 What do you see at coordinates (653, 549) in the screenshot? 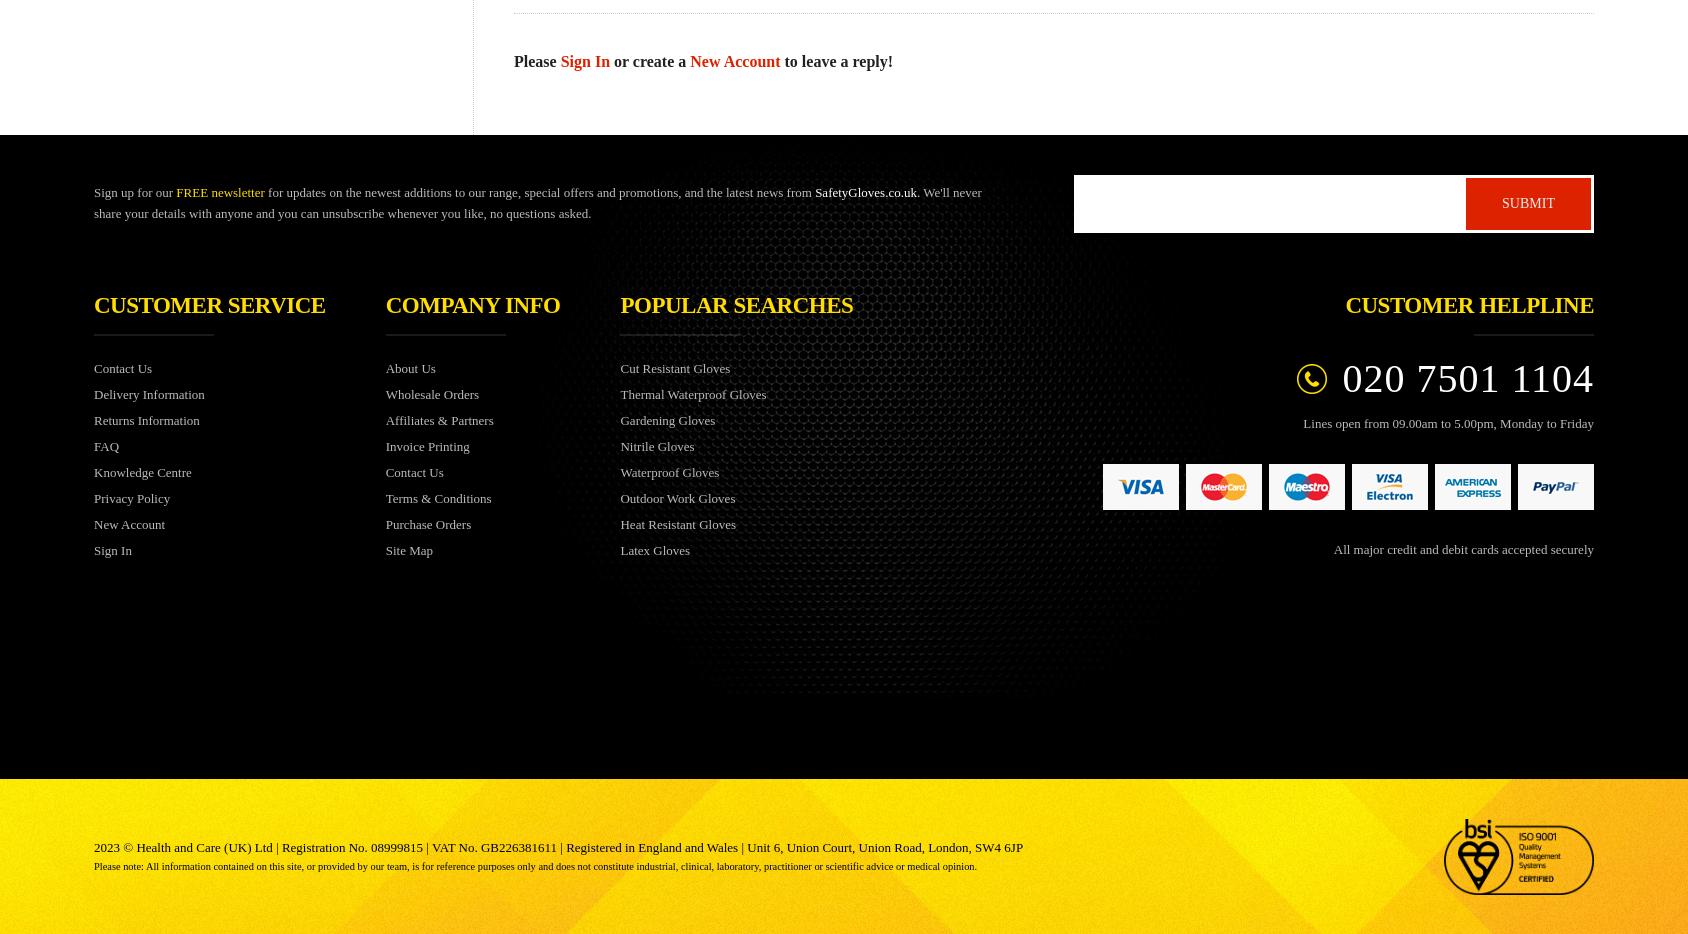
I see `'Latex Gloves'` at bounding box center [653, 549].